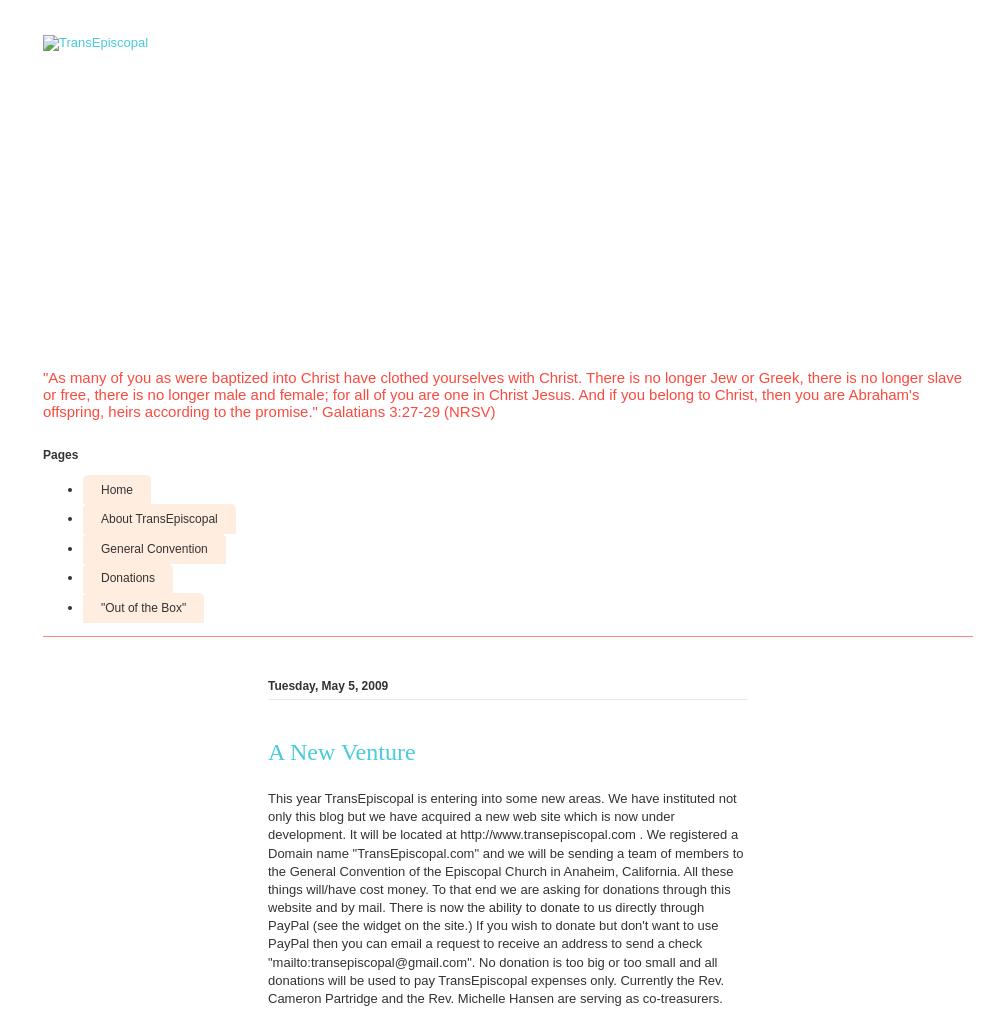 This screenshot has height=1023, width=1008. Describe the element at coordinates (60, 453) in the screenshot. I see `'Pages'` at that location.